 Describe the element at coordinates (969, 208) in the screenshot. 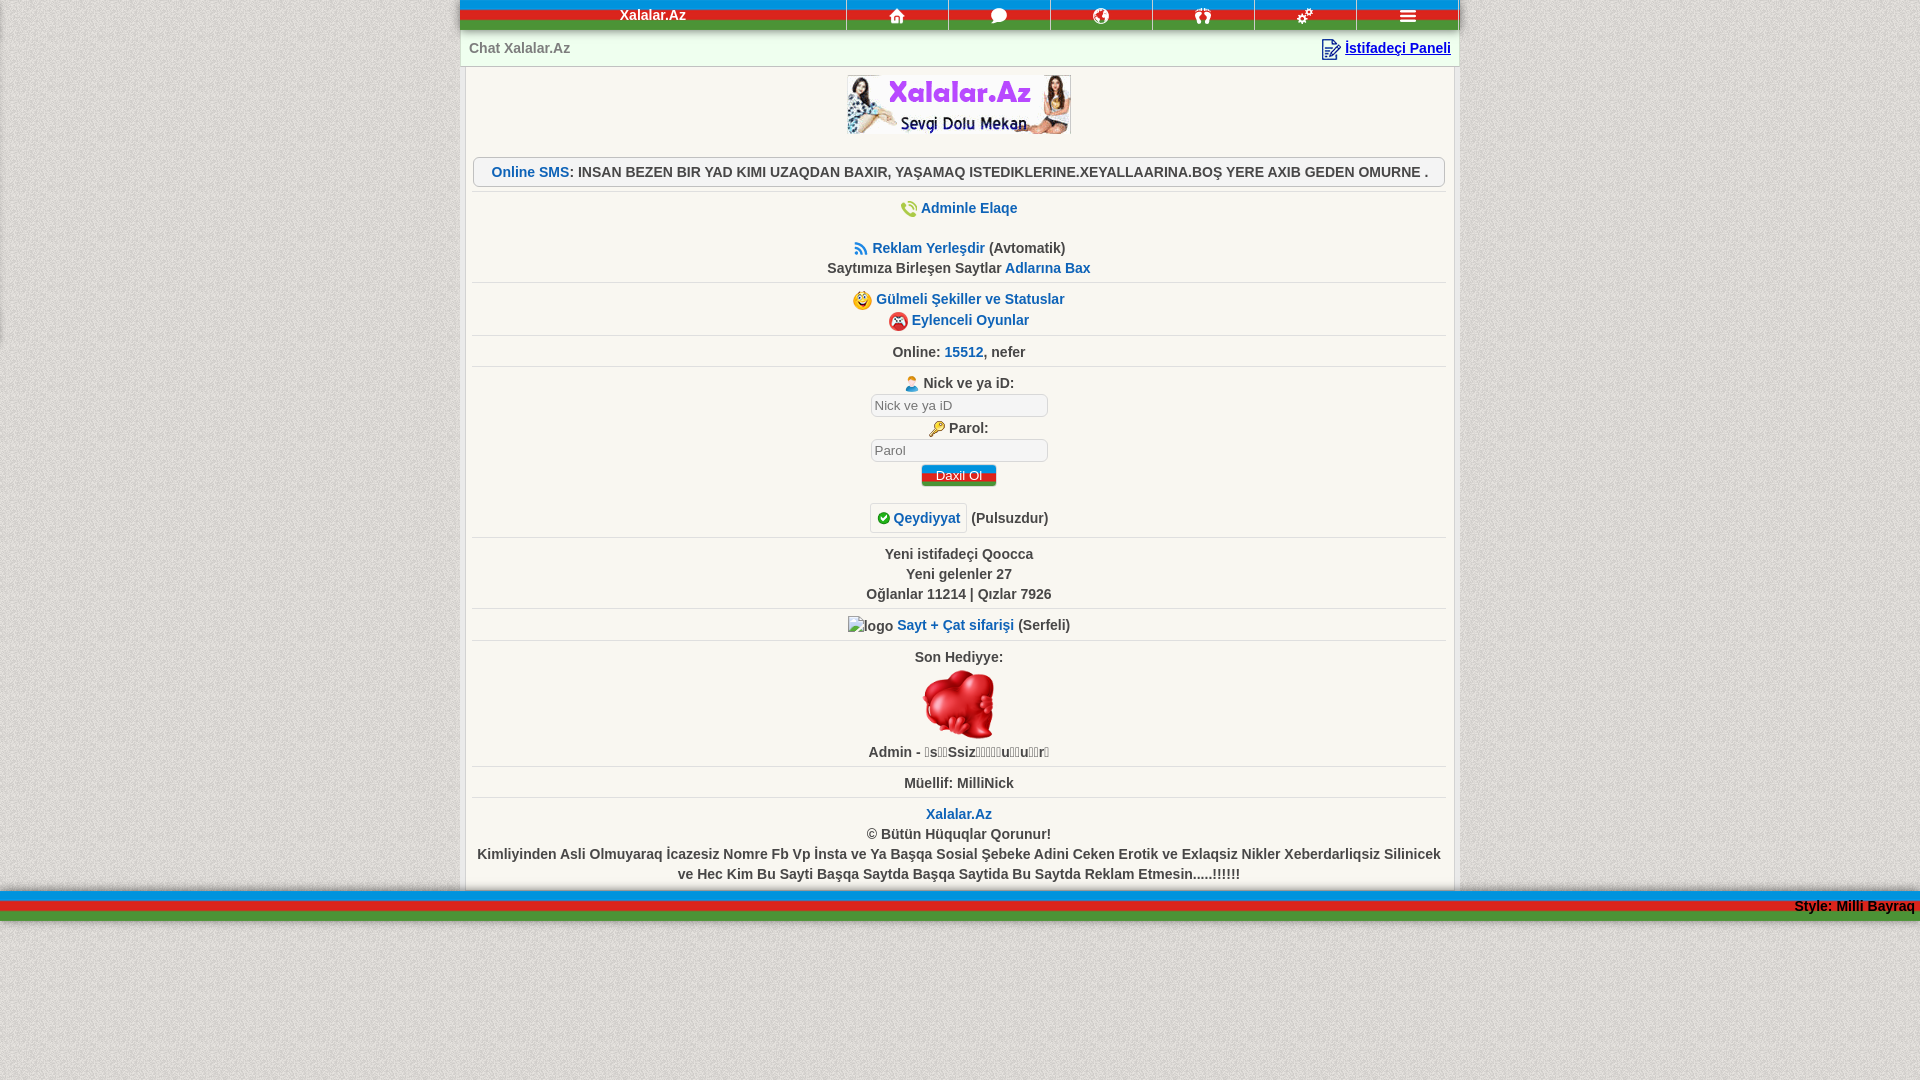

I see `'Adminle Elaqe'` at that location.